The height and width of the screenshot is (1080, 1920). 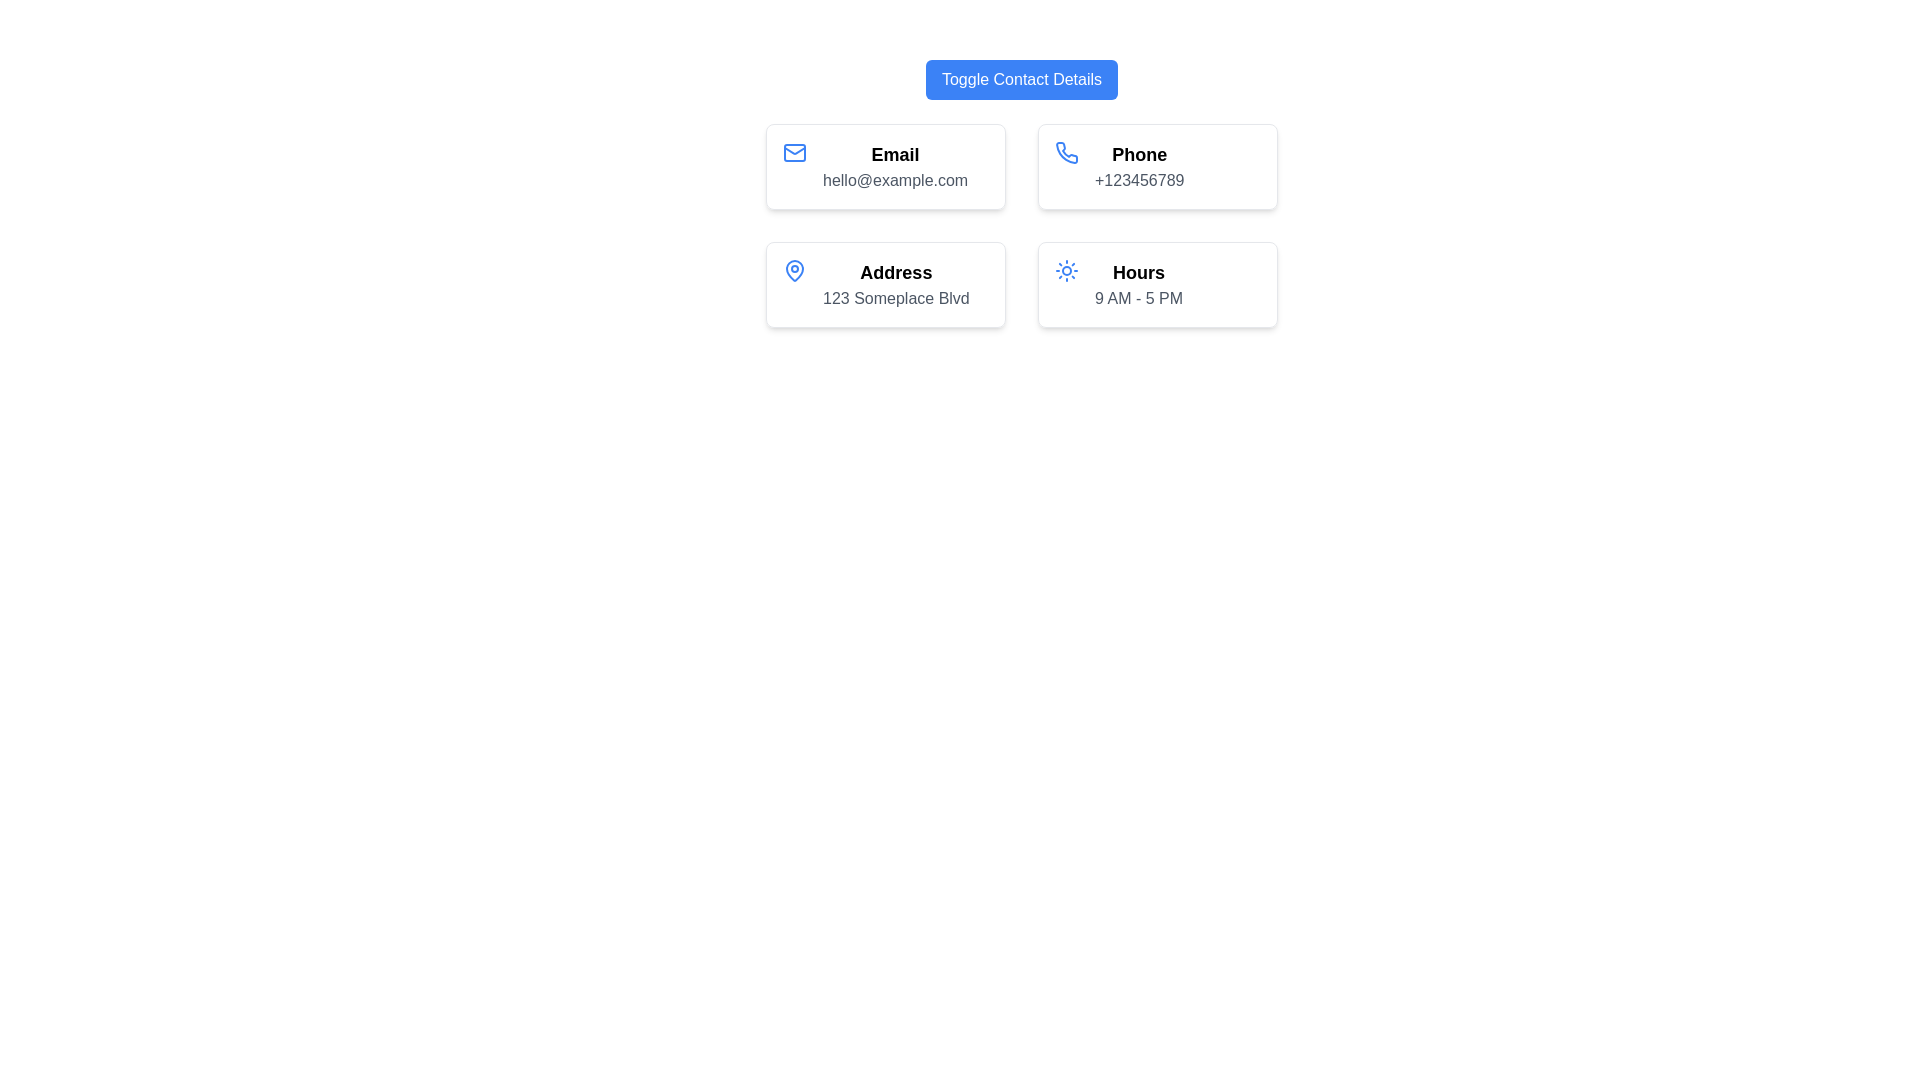 What do you see at coordinates (1157, 285) in the screenshot?
I see `the Informational Display Card containing the text 'Hours' and the sun icon` at bounding box center [1157, 285].